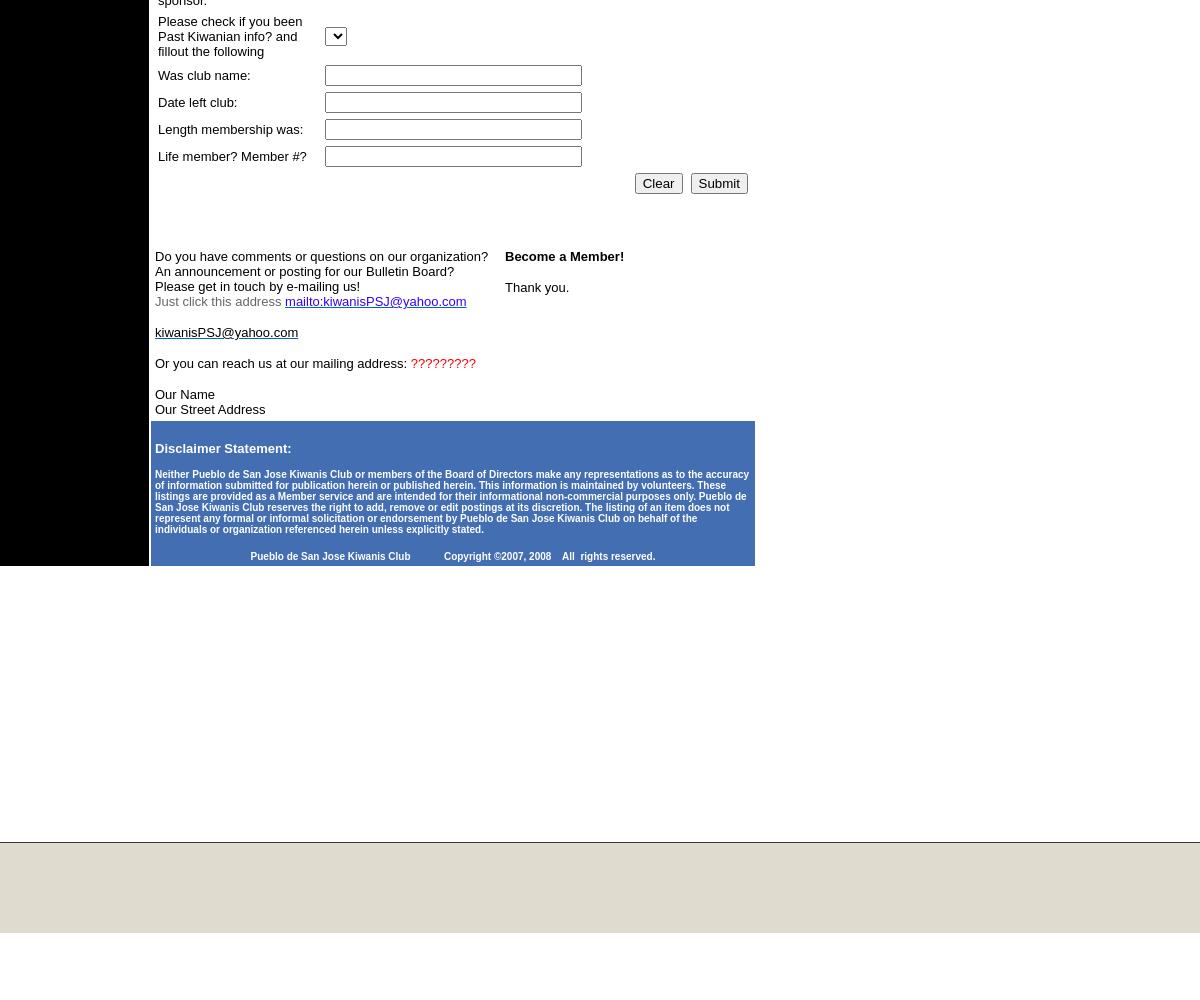 The width and height of the screenshot is (1200, 1000). What do you see at coordinates (203, 74) in the screenshot?
I see `'Was club name:'` at bounding box center [203, 74].